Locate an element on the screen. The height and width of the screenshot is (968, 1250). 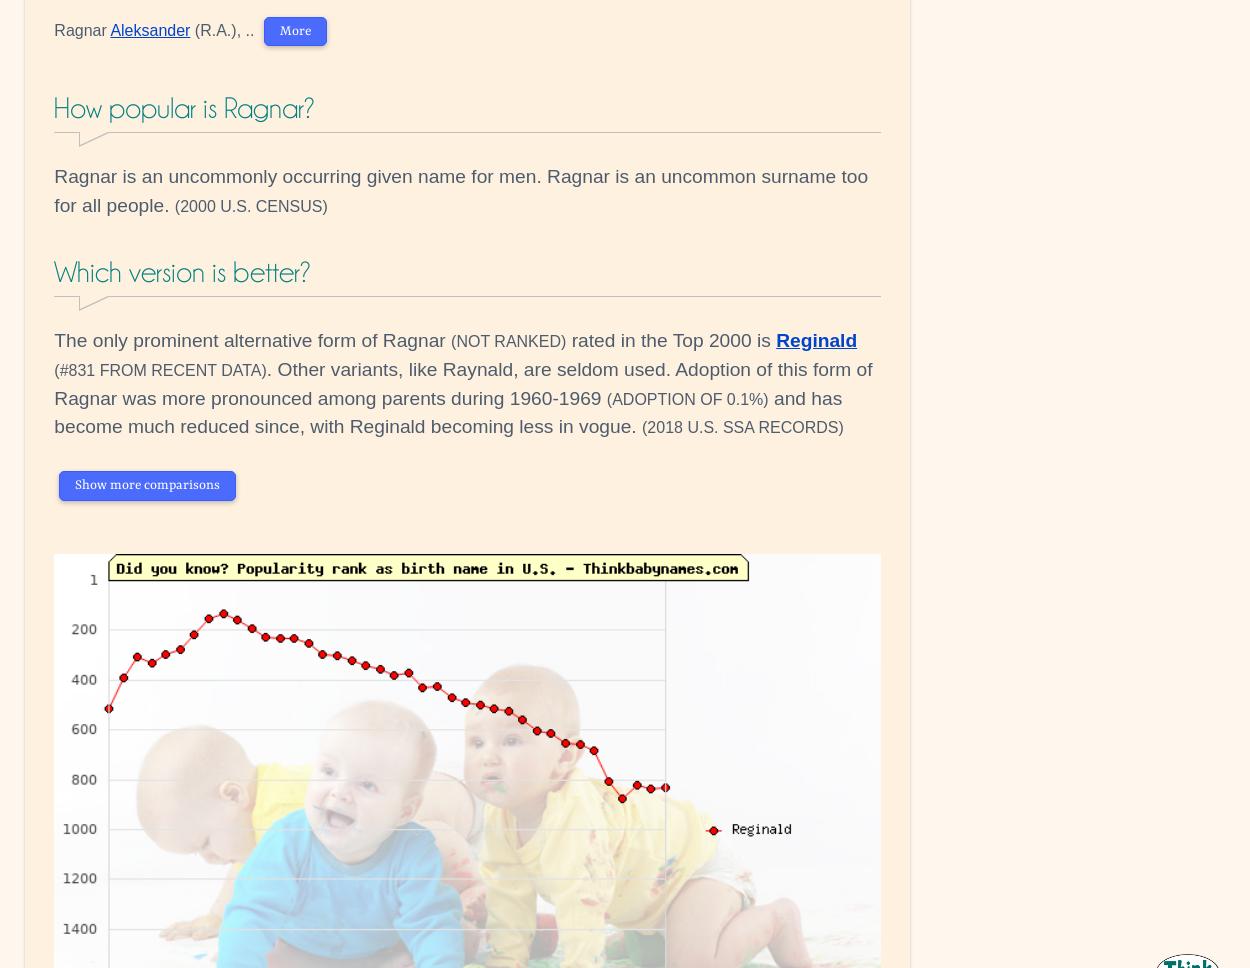
'Which version is better?' is located at coordinates (183, 272).